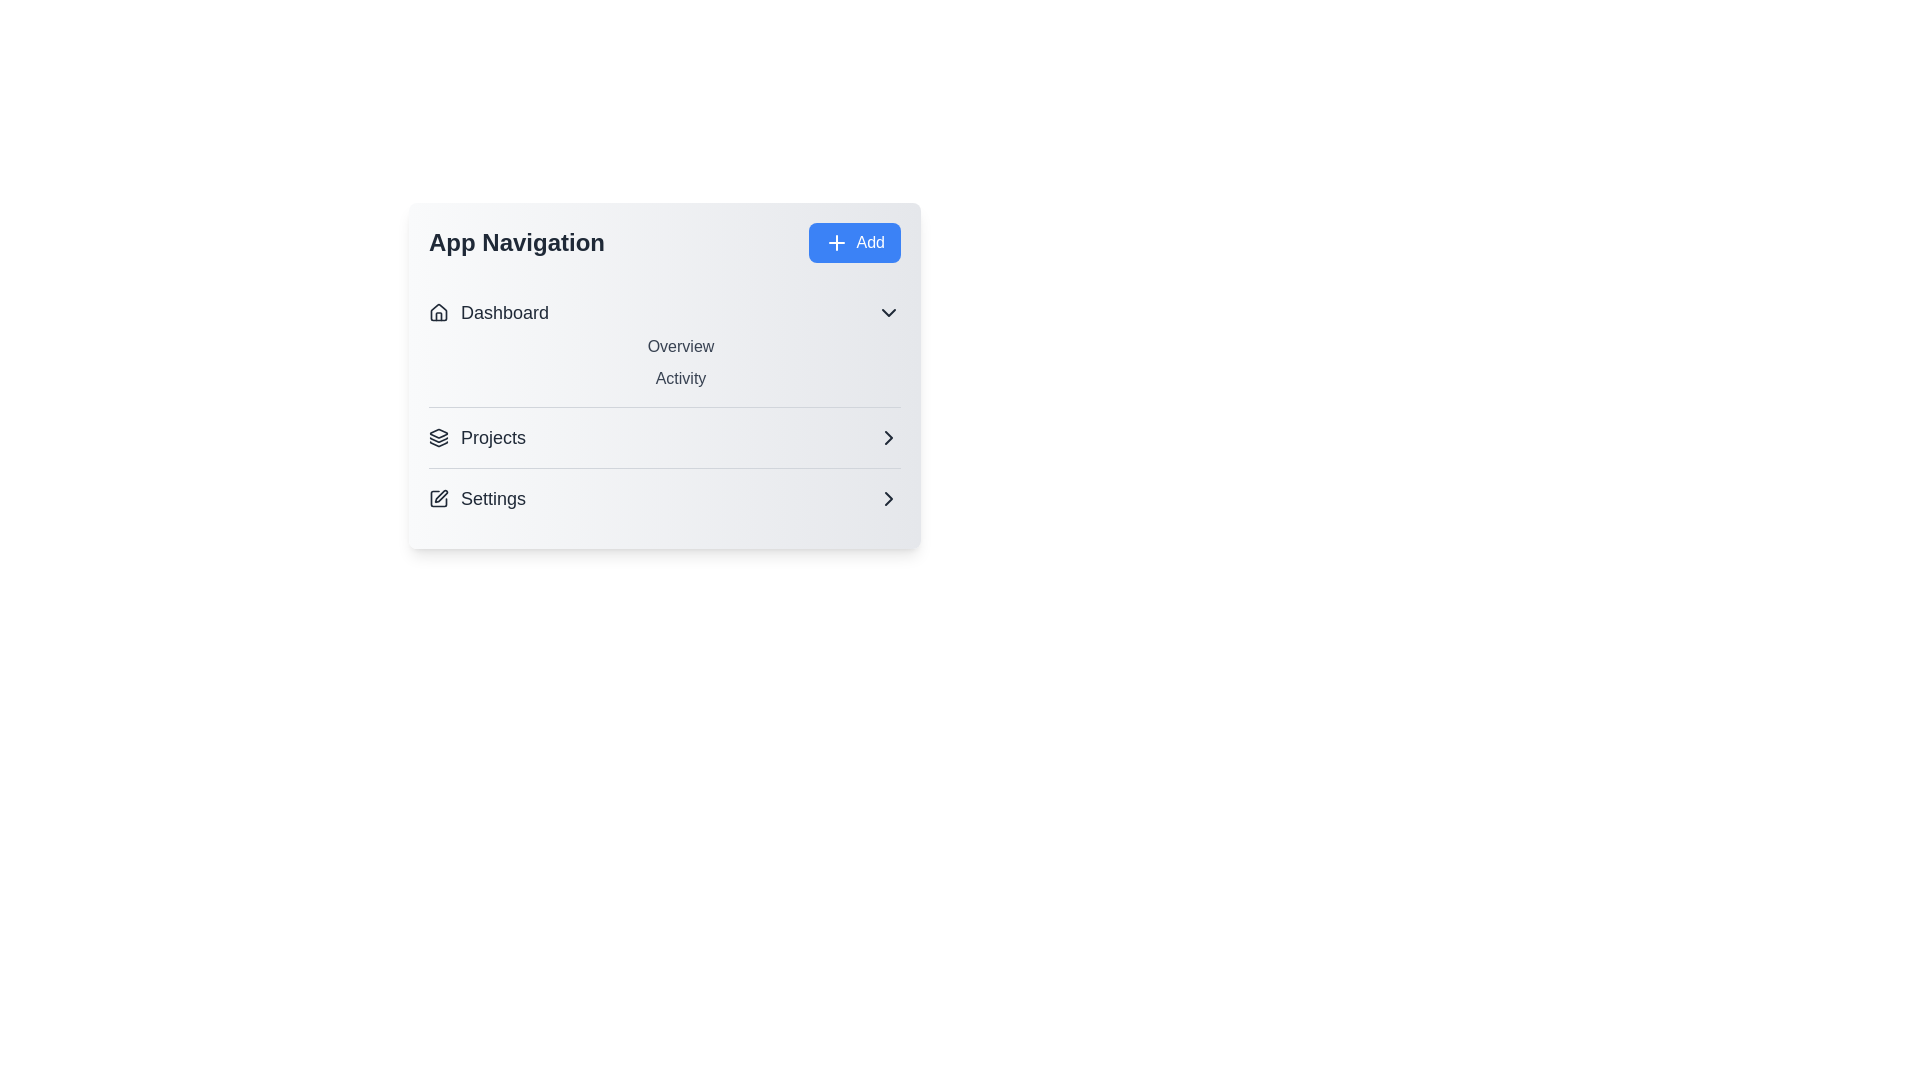 This screenshot has width=1920, height=1080. What do you see at coordinates (665, 497) in the screenshot?
I see `the 'Settings' button to toggle its visibility` at bounding box center [665, 497].